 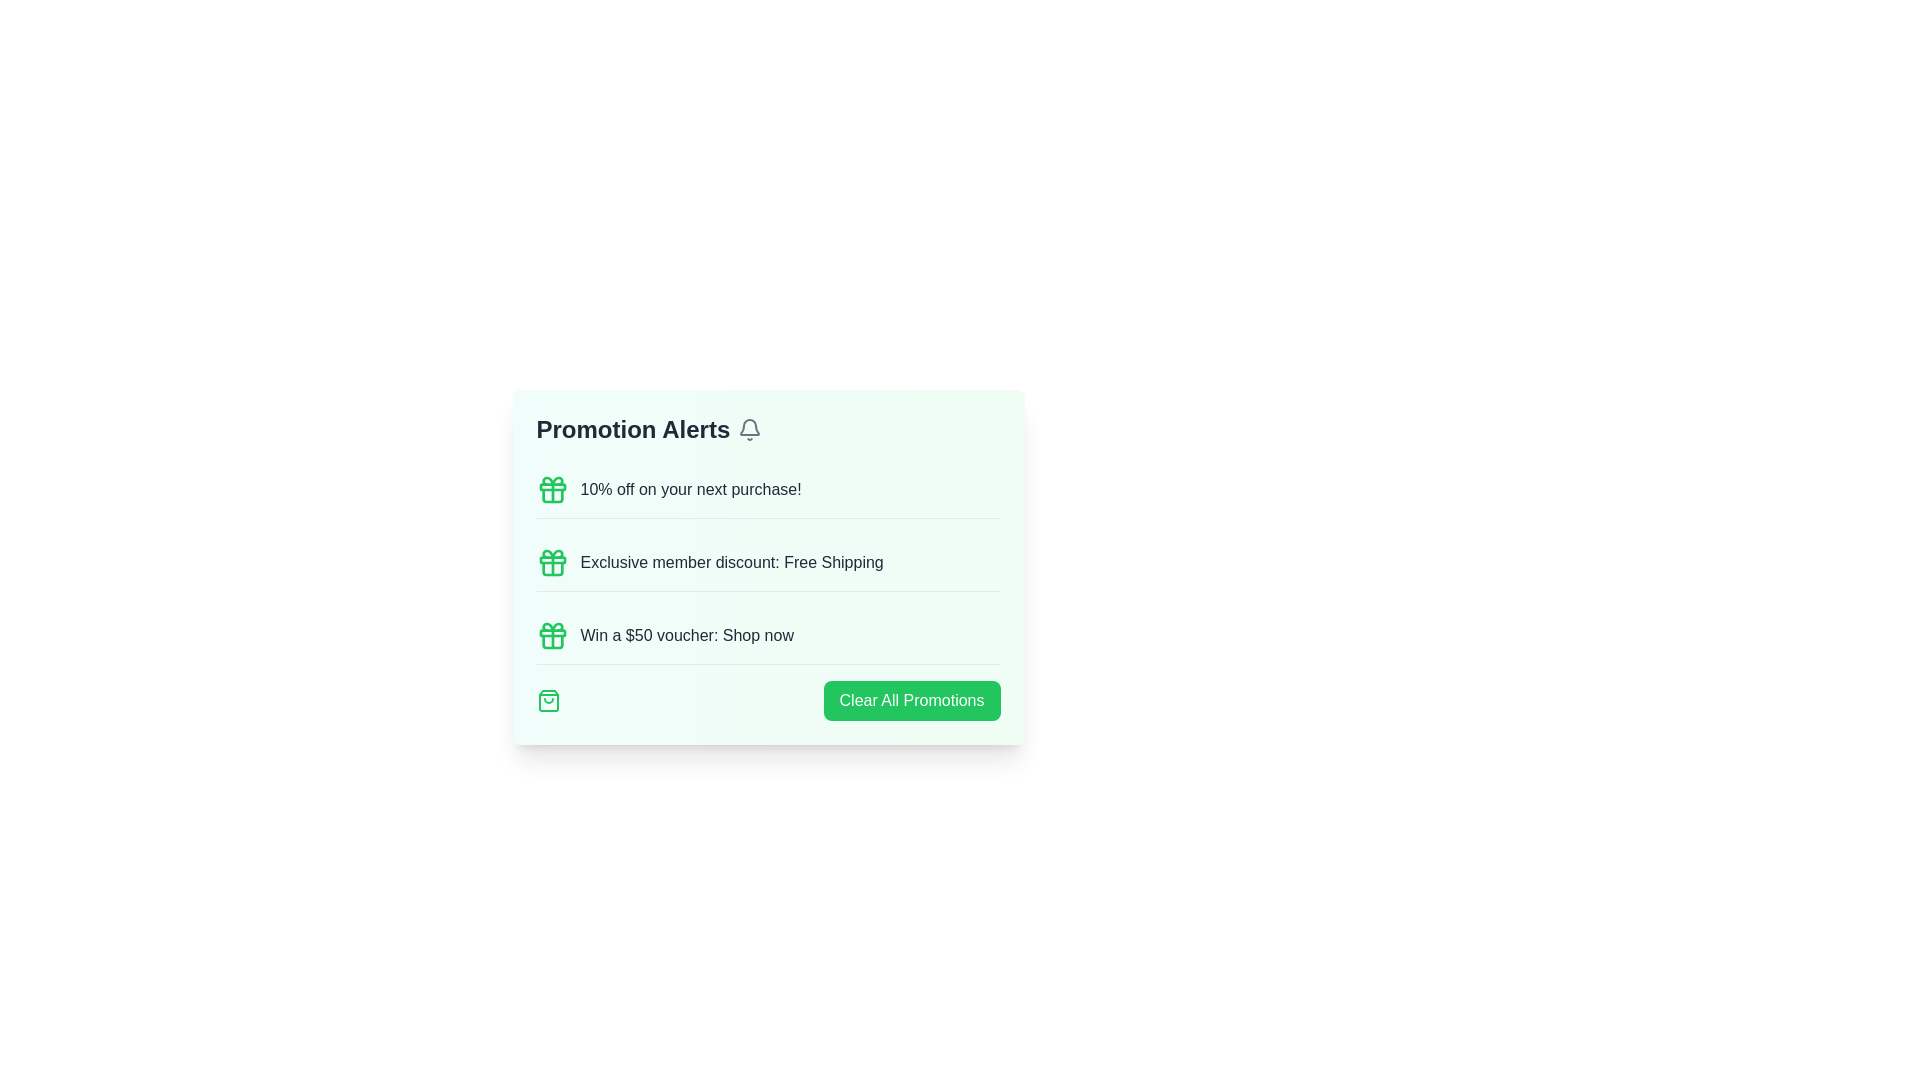 I want to click on the green outlined shopping bag icon located at the top-left corner of the 'Clear All Promotions' button, so click(x=548, y=700).